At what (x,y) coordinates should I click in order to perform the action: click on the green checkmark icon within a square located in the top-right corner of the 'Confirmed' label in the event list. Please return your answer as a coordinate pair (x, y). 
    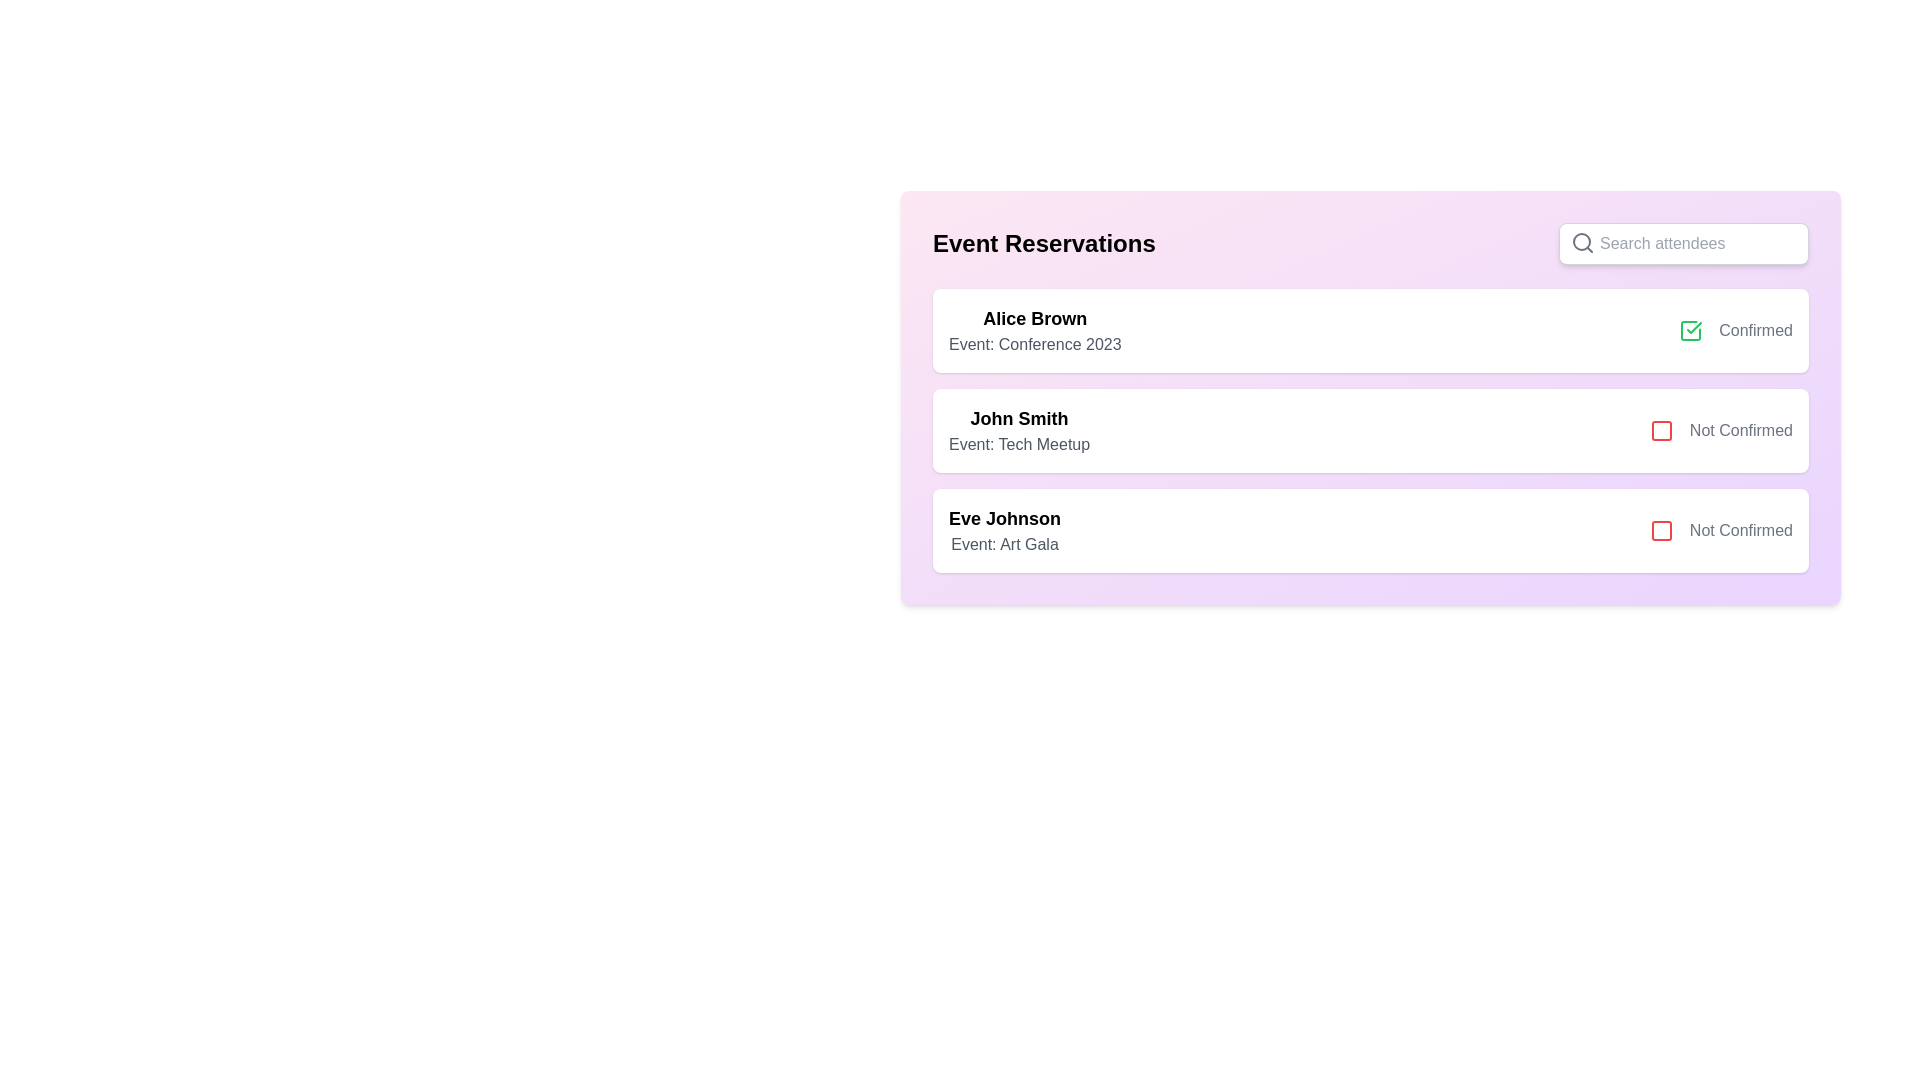
    Looking at the image, I should click on (1690, 330).